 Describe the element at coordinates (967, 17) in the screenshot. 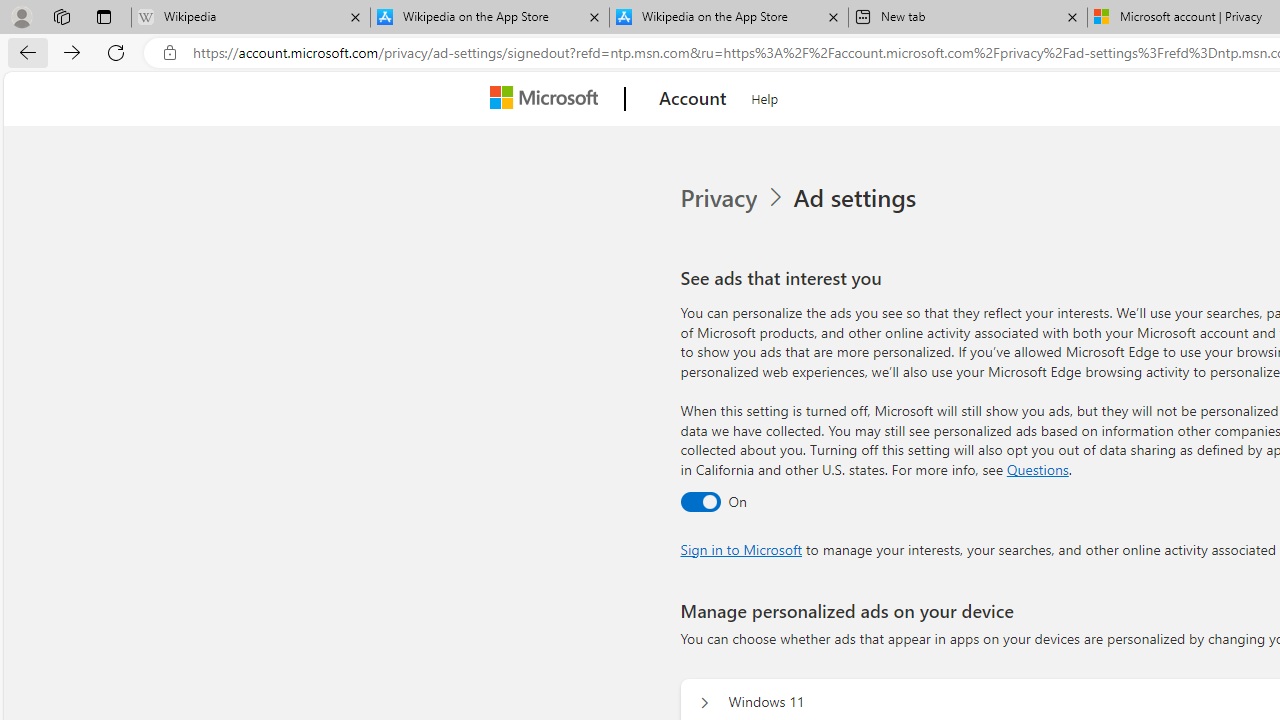

I see `'New tab'` at that location.